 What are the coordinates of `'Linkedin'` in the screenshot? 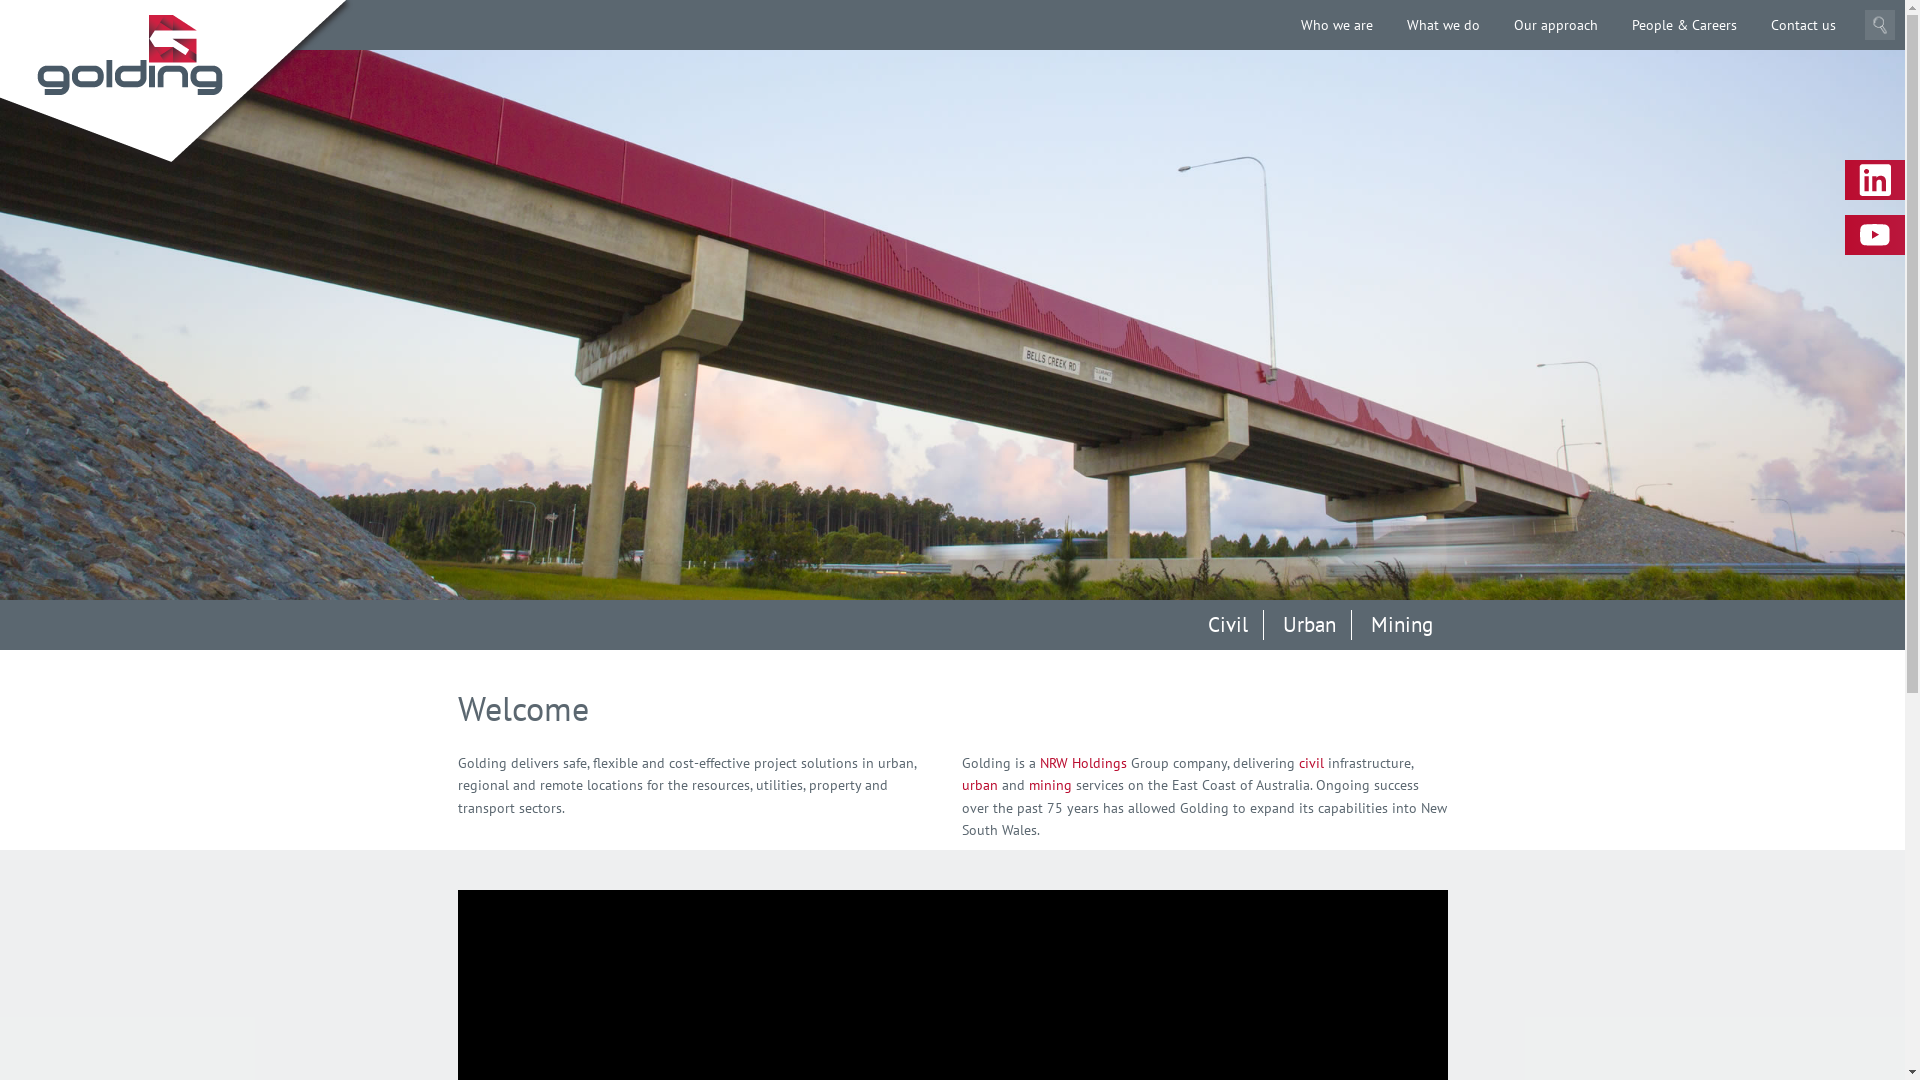 It's located at (1874, 180).